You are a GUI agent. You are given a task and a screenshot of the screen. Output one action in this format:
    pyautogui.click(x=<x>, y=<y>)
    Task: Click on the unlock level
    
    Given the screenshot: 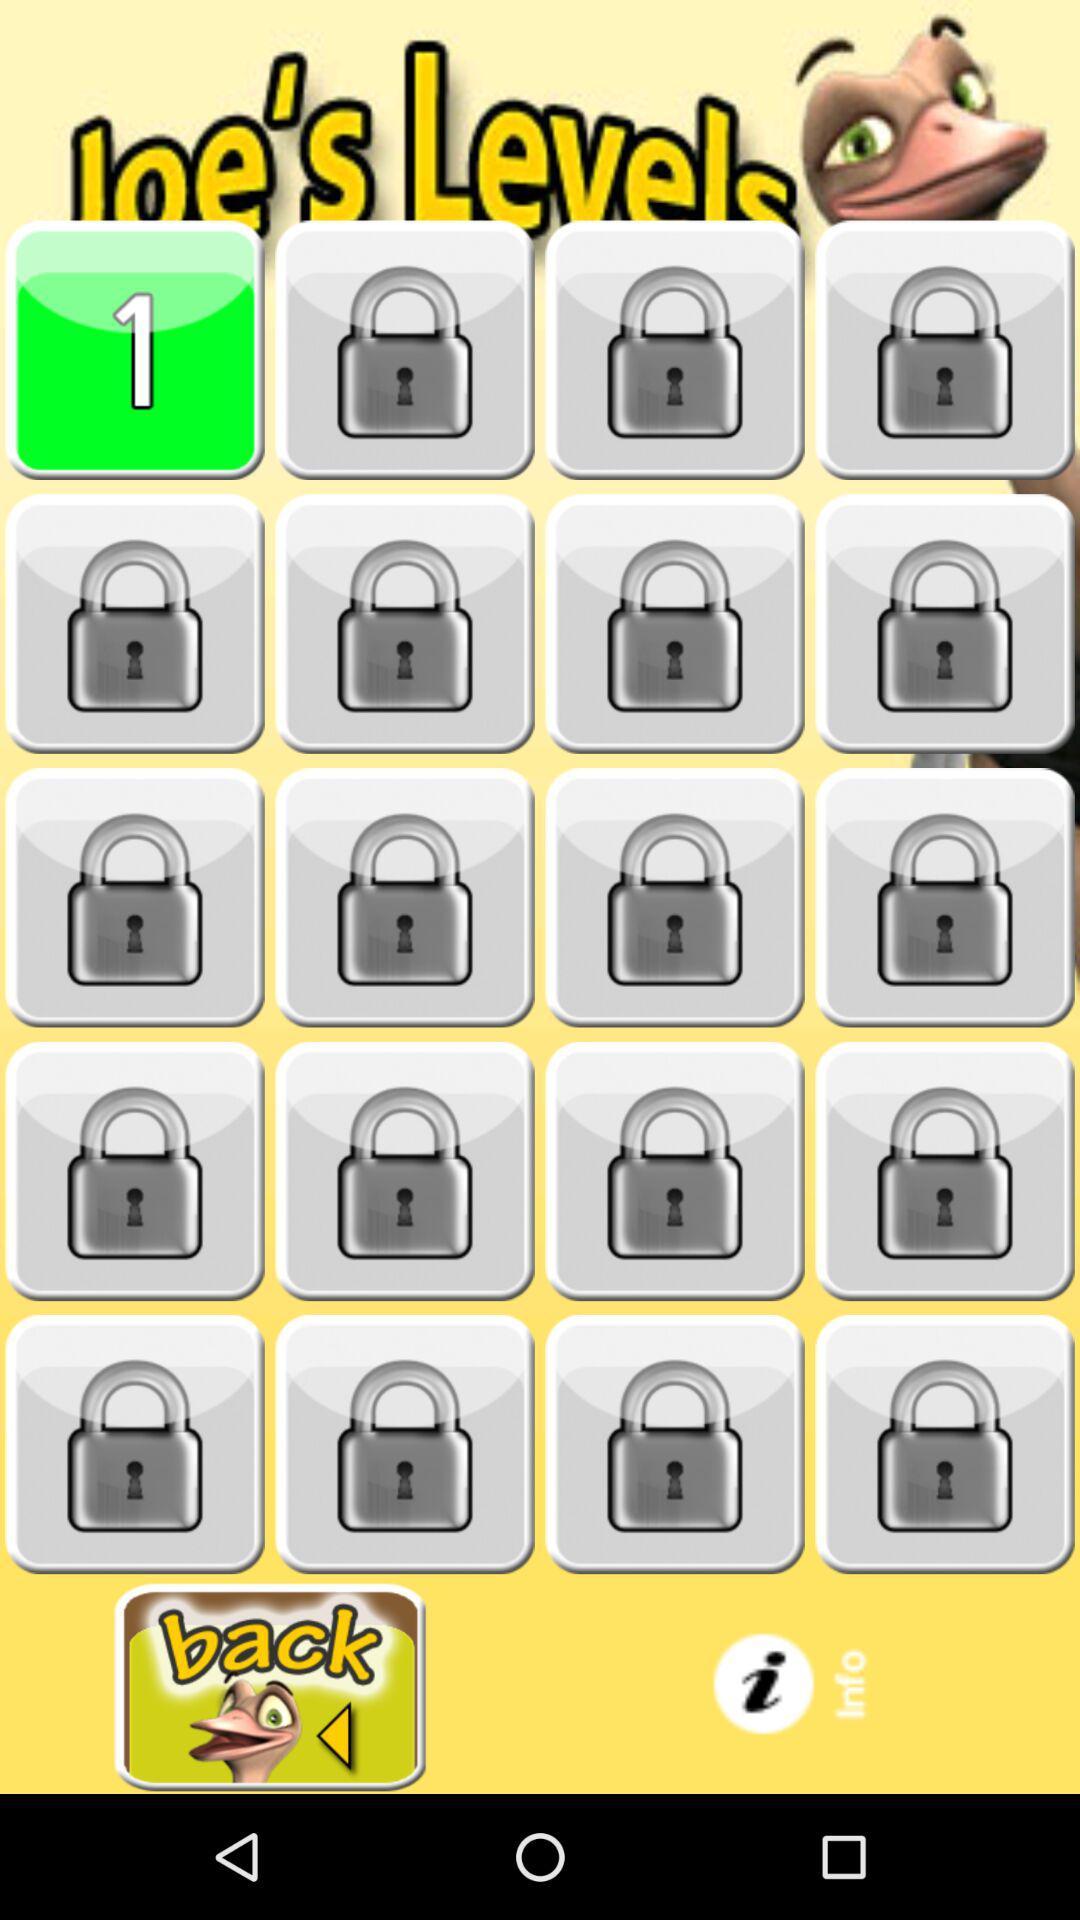 What is the action you would take?
    pyautogui.click(x=405, y=623)
    